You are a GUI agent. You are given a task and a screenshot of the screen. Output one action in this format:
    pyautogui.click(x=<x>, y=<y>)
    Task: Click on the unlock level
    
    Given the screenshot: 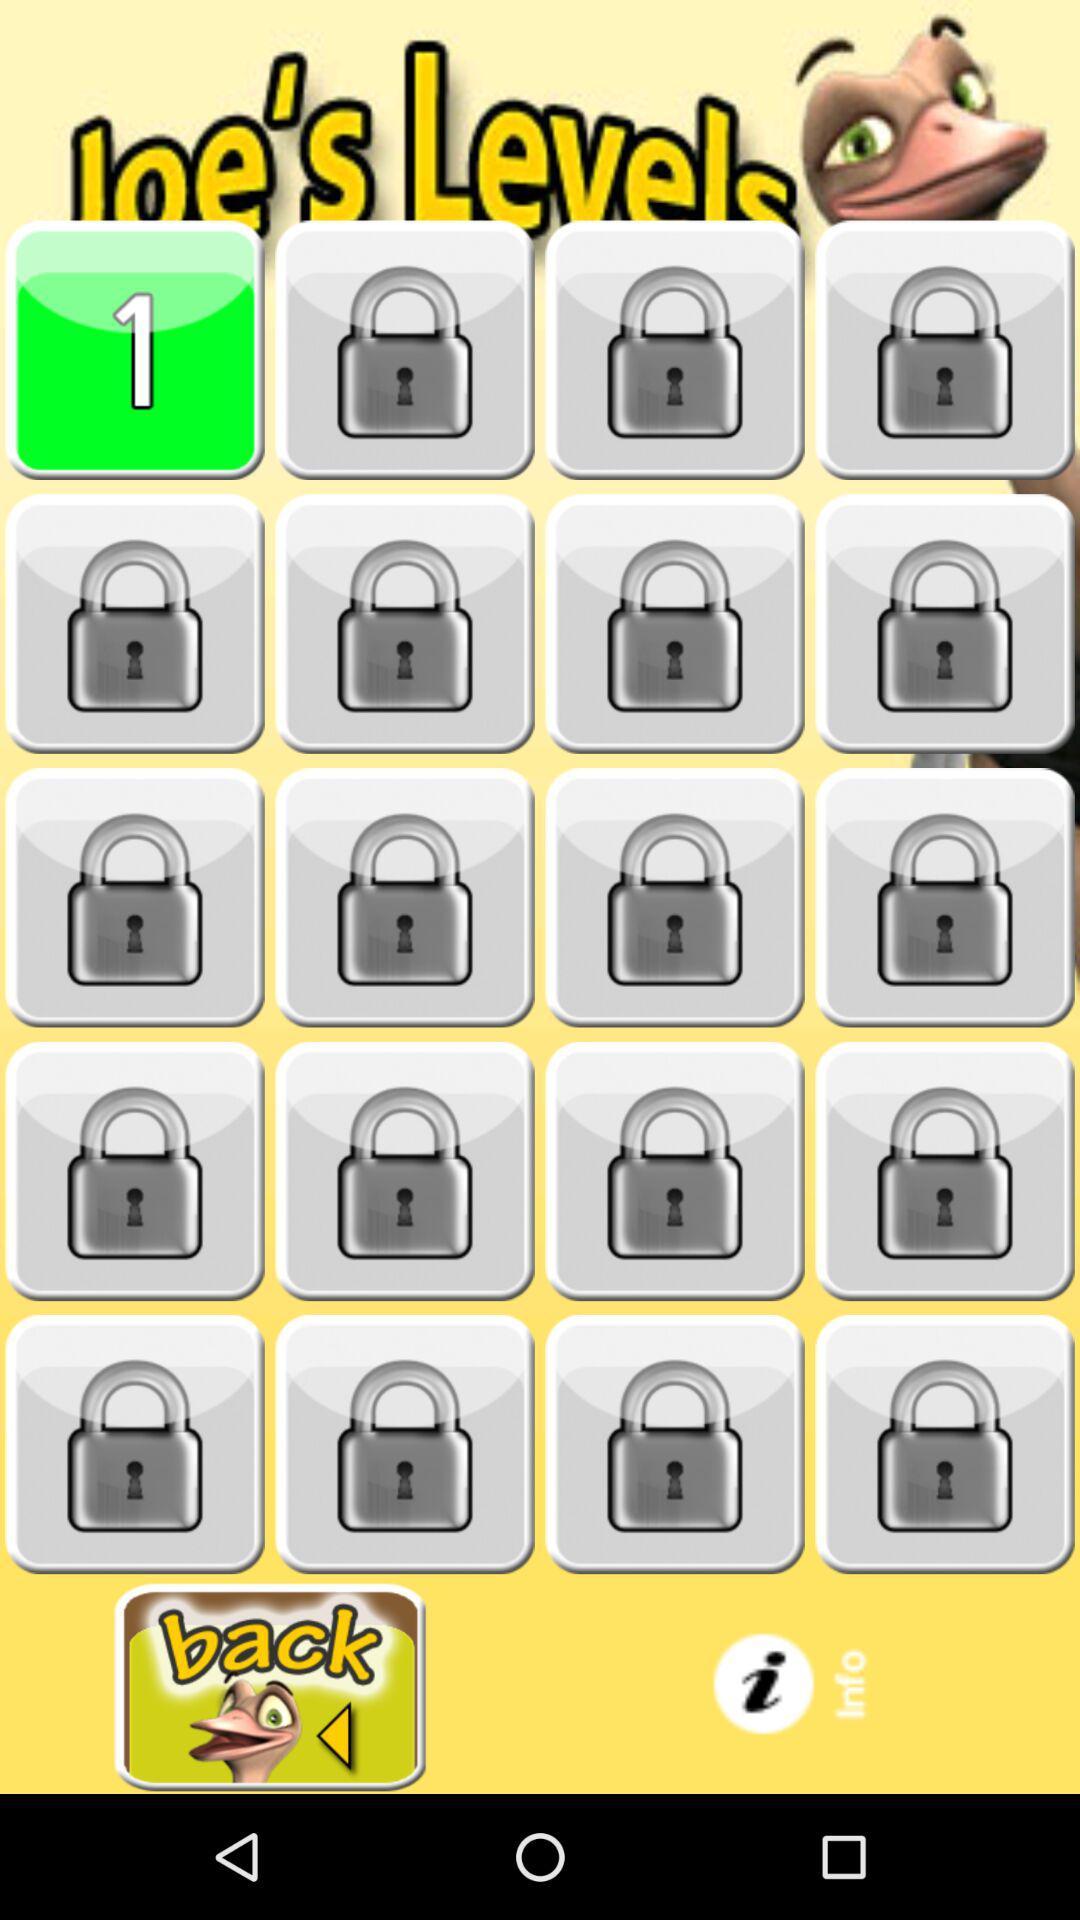 What is the action you would take?
    pyautogui.click(x=405, y=623)
    